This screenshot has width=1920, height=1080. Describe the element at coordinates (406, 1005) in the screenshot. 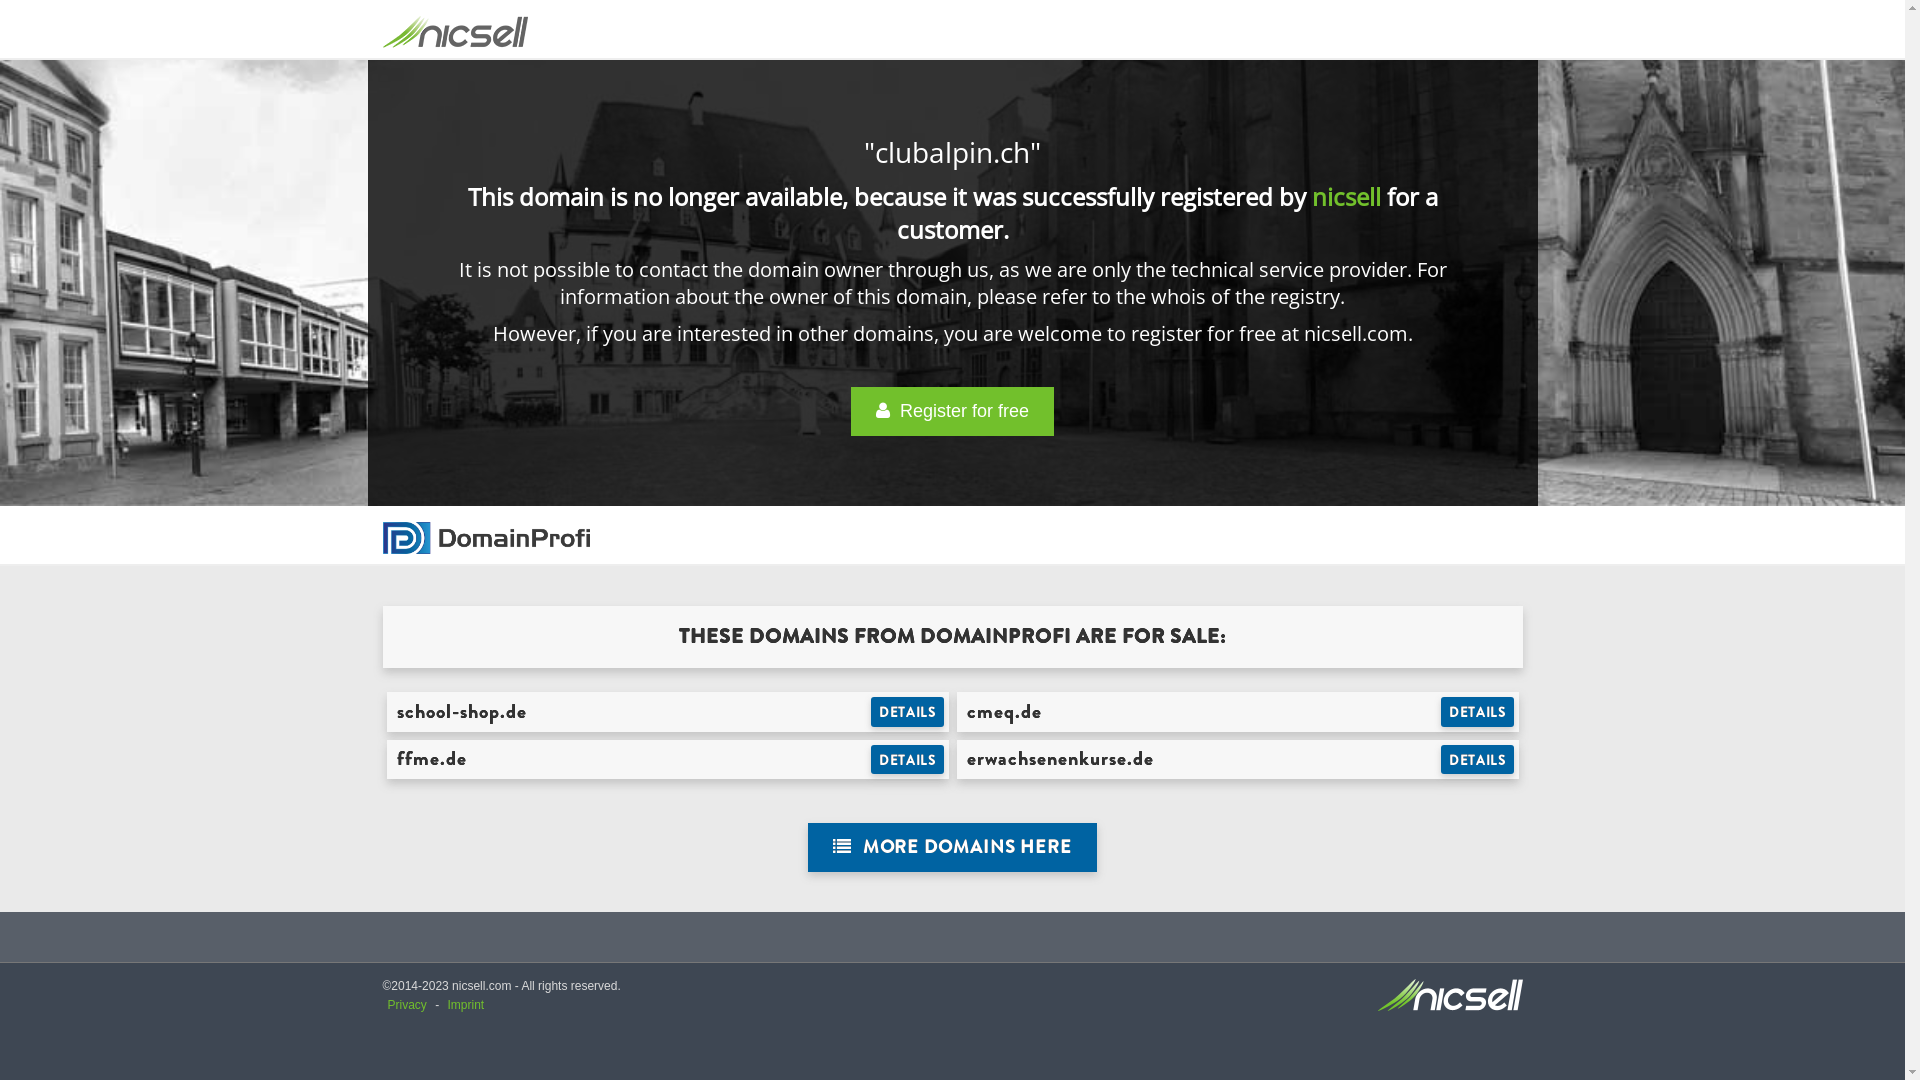

I see `'Privacy'` at that location.